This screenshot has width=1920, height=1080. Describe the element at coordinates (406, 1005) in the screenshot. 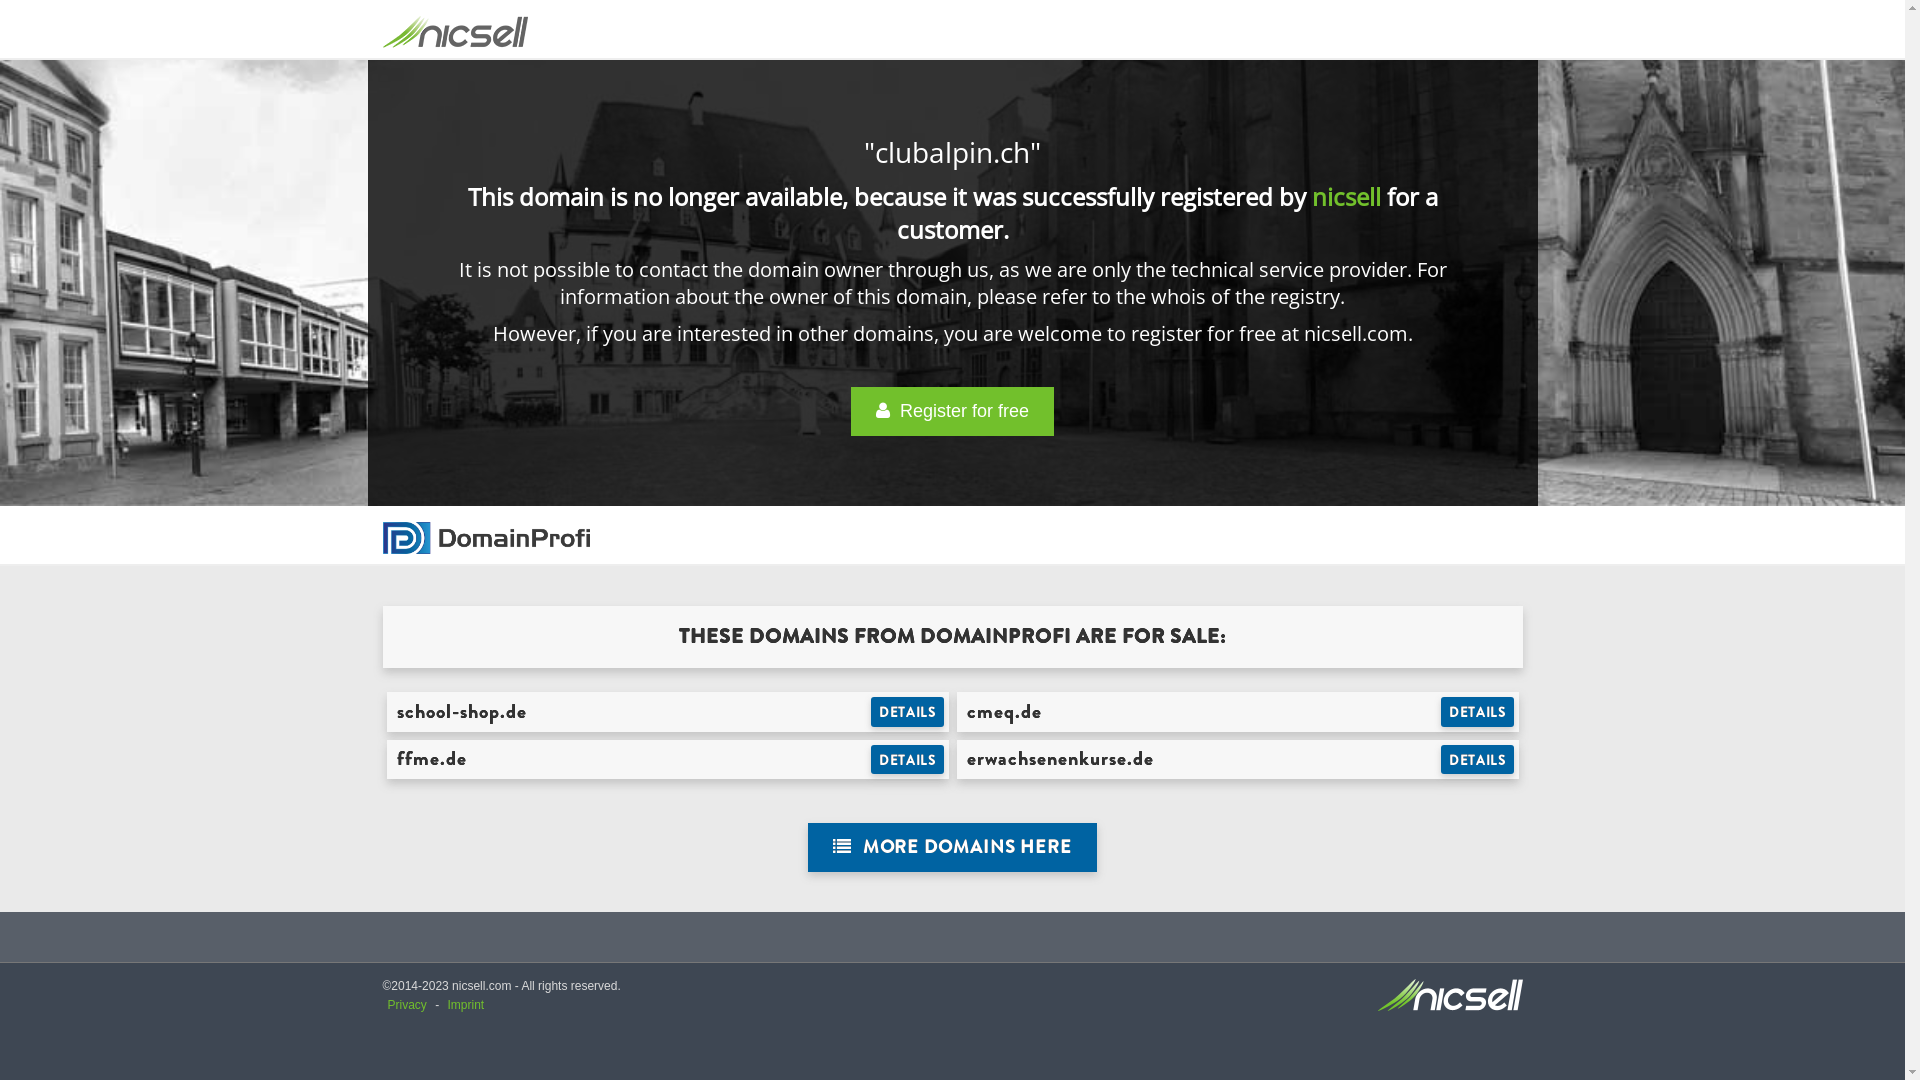

I see `'Privacy'` at that location.